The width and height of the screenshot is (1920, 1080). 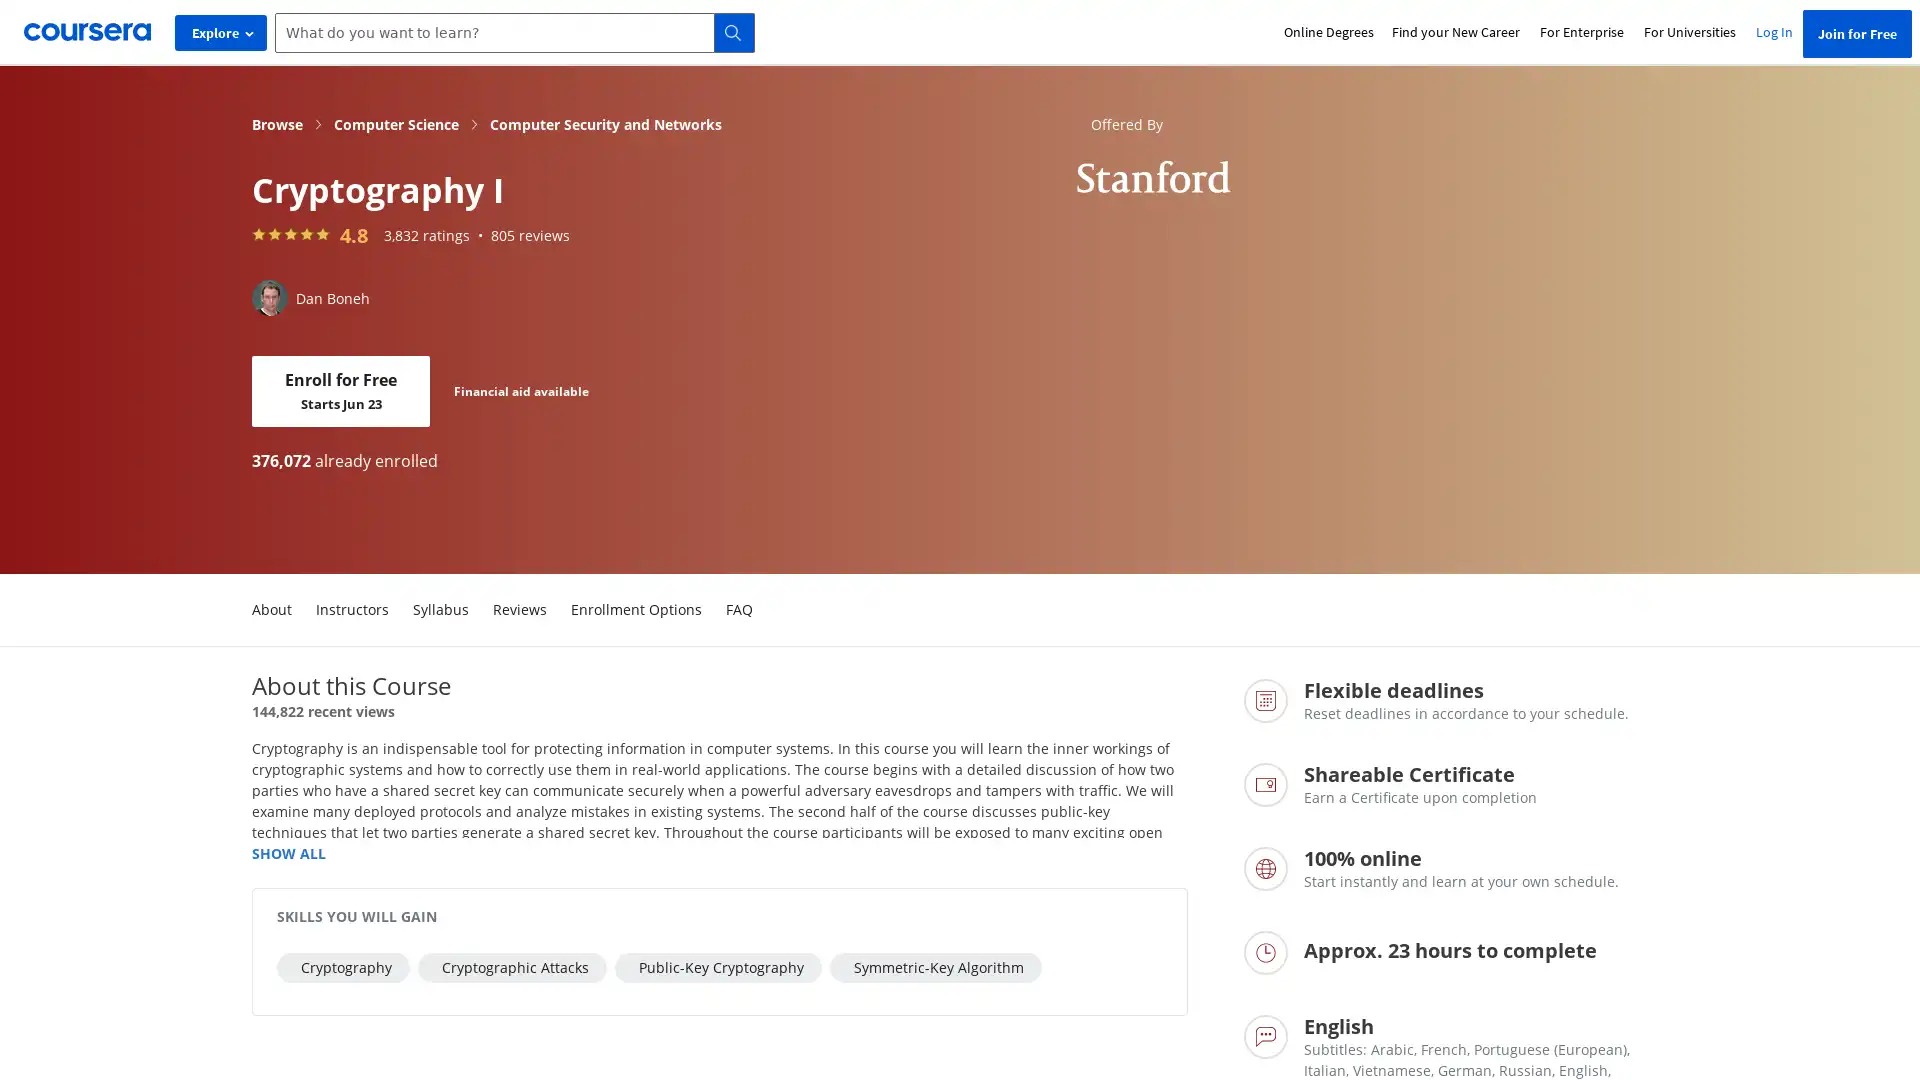 I want to click on SHOW ALL COURSE OUTLINE, so click(x=287, y=853).